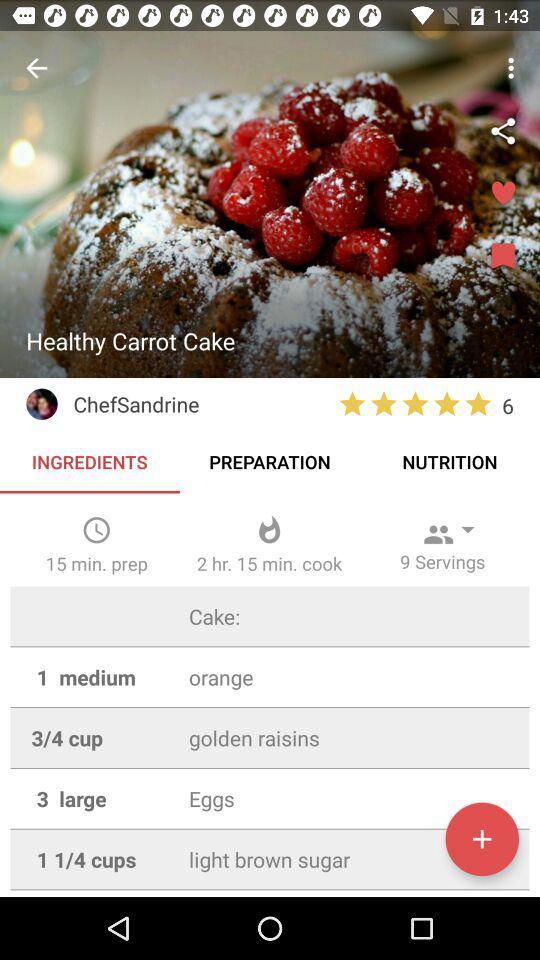 This screenshot has height=960, width=540. What do you see at coordinates (502, 130) in the screenshot?
I see `the share icon` at bounding box center [502, 130].